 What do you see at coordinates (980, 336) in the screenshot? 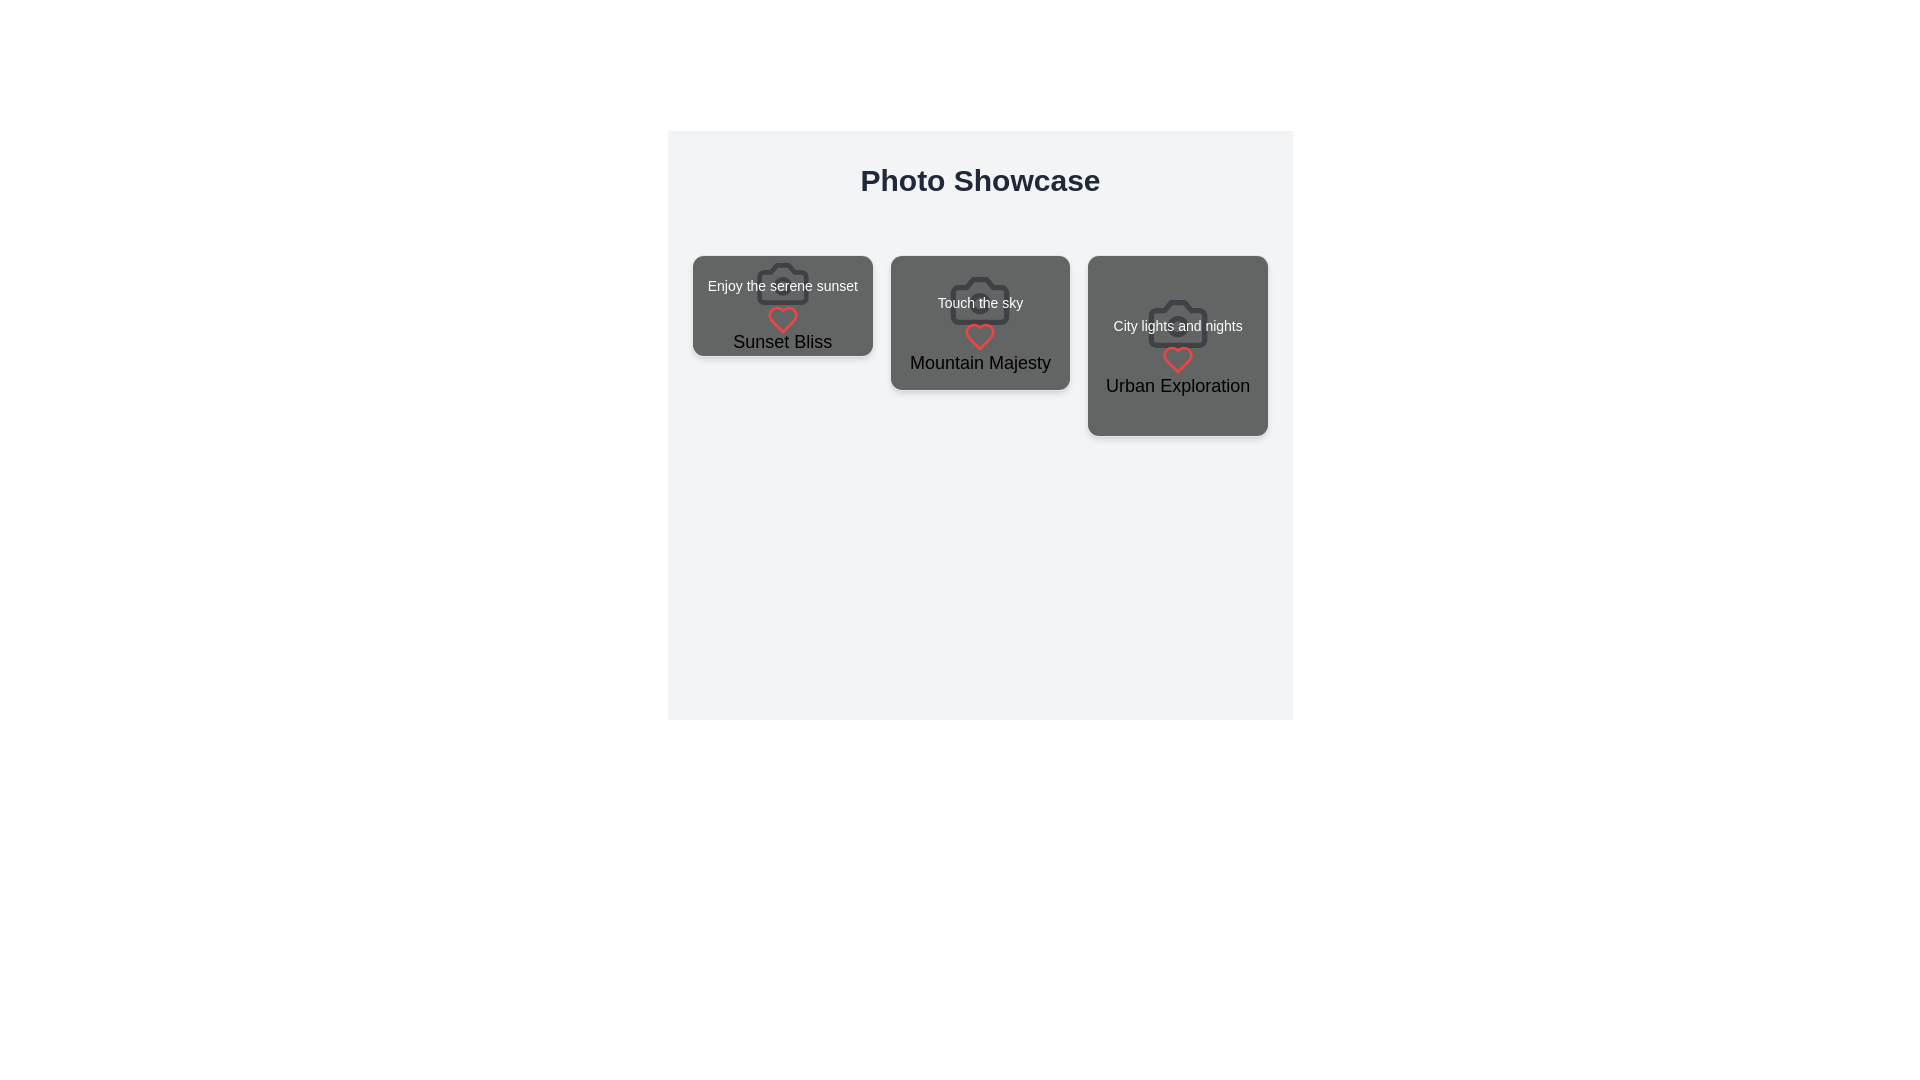
I see `the heart-shaped icon button located` at bounding box center [980, 336].